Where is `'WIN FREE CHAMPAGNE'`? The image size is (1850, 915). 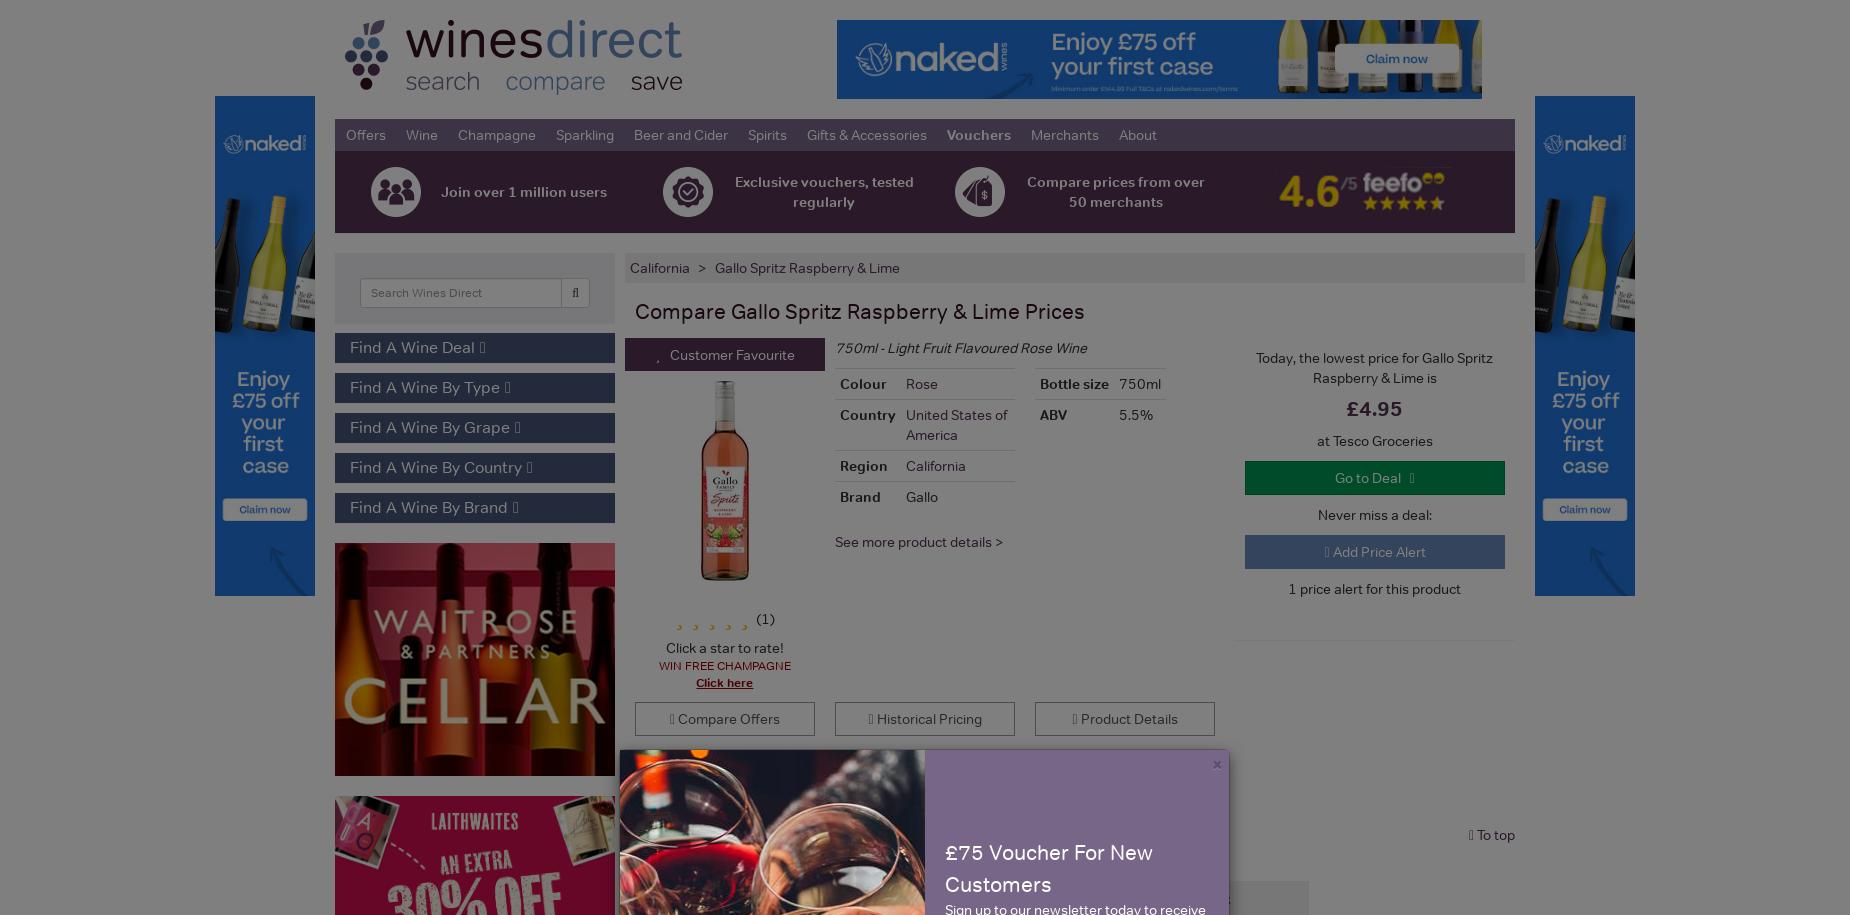
'WIN FREE CHAMPAGNE' is located at coordinates (724, 665).